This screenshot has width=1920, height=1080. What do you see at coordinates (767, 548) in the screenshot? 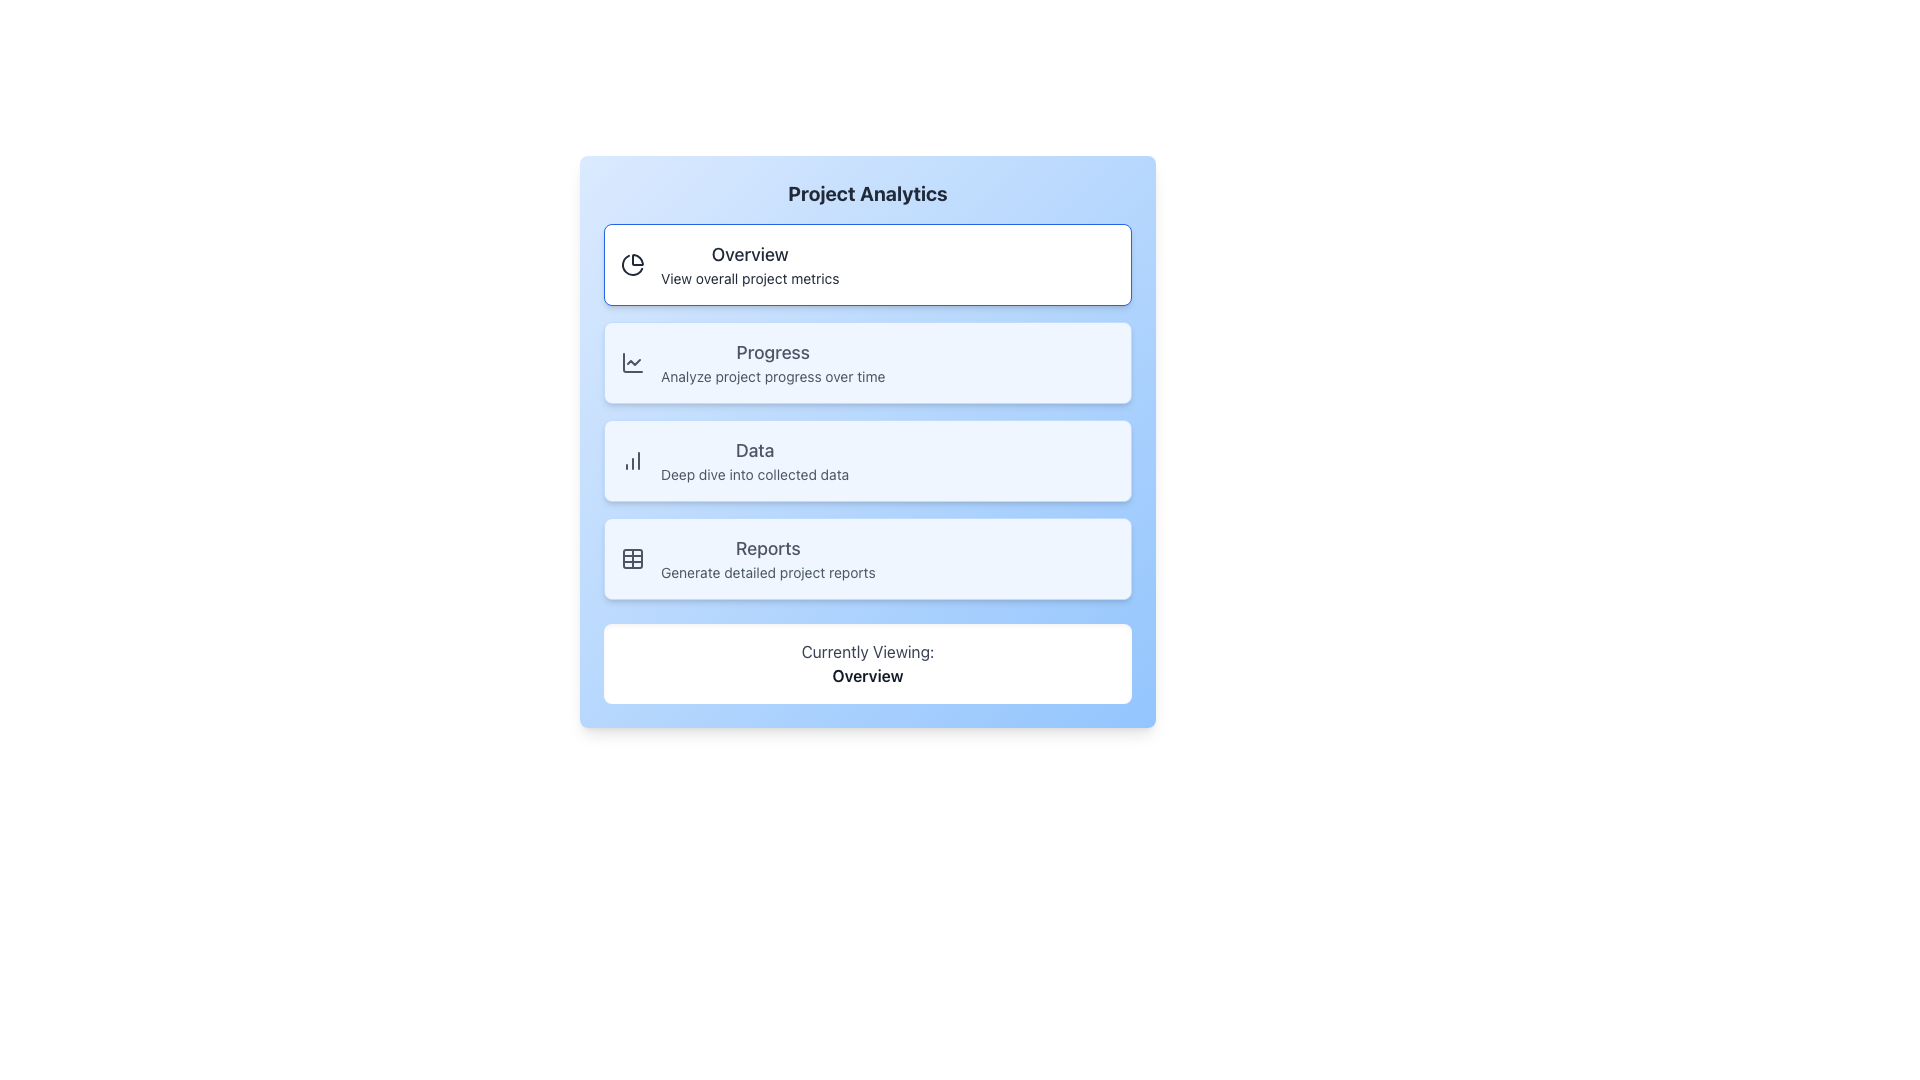
I see `the card associated with the 'Reports' option, which is a text label indicating the functionality related to generating detailed project reports, located below the 'Data' option in the menu` at bounding box center [767, 548].